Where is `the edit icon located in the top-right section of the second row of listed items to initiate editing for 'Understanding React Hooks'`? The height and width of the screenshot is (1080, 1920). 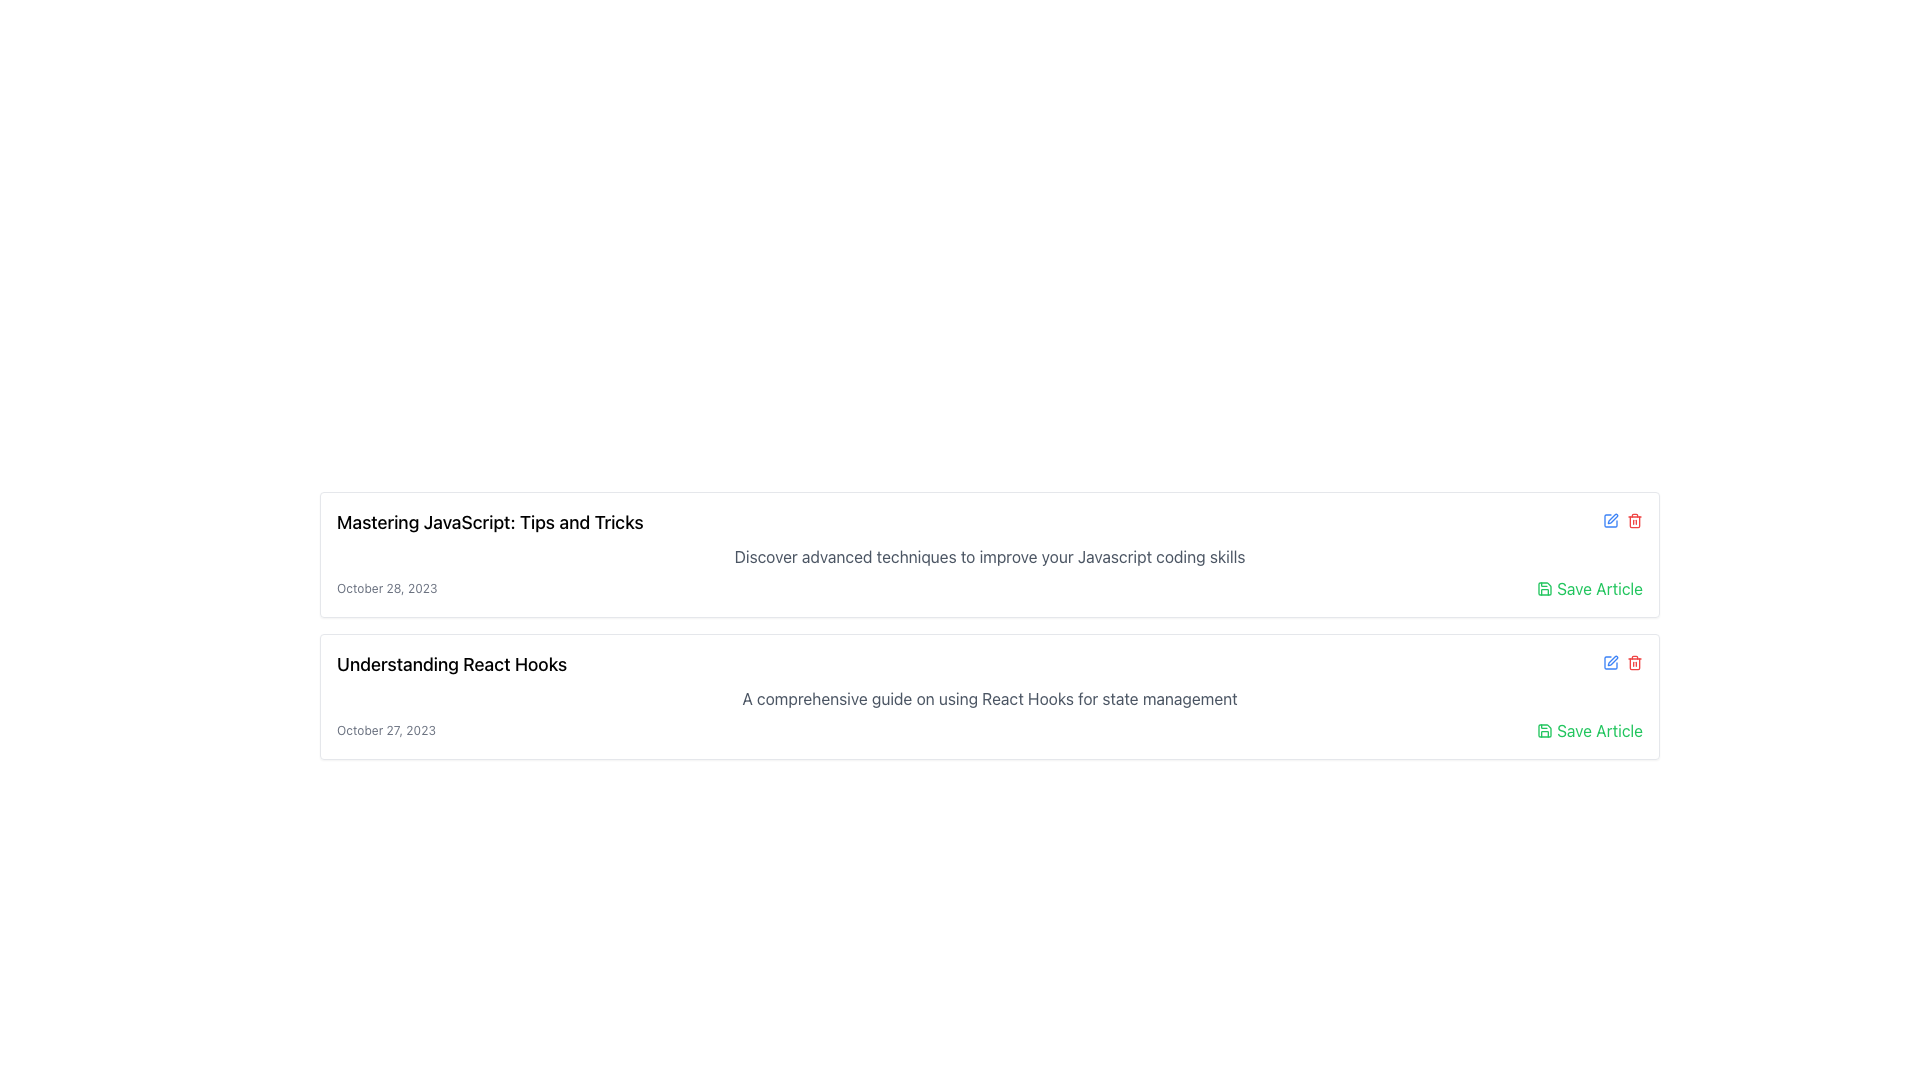 the edit icon located in the top-right section of the second row of listed items to initiate editing for 'Understanding React Hooks' is located at coordinates (1611, 663).